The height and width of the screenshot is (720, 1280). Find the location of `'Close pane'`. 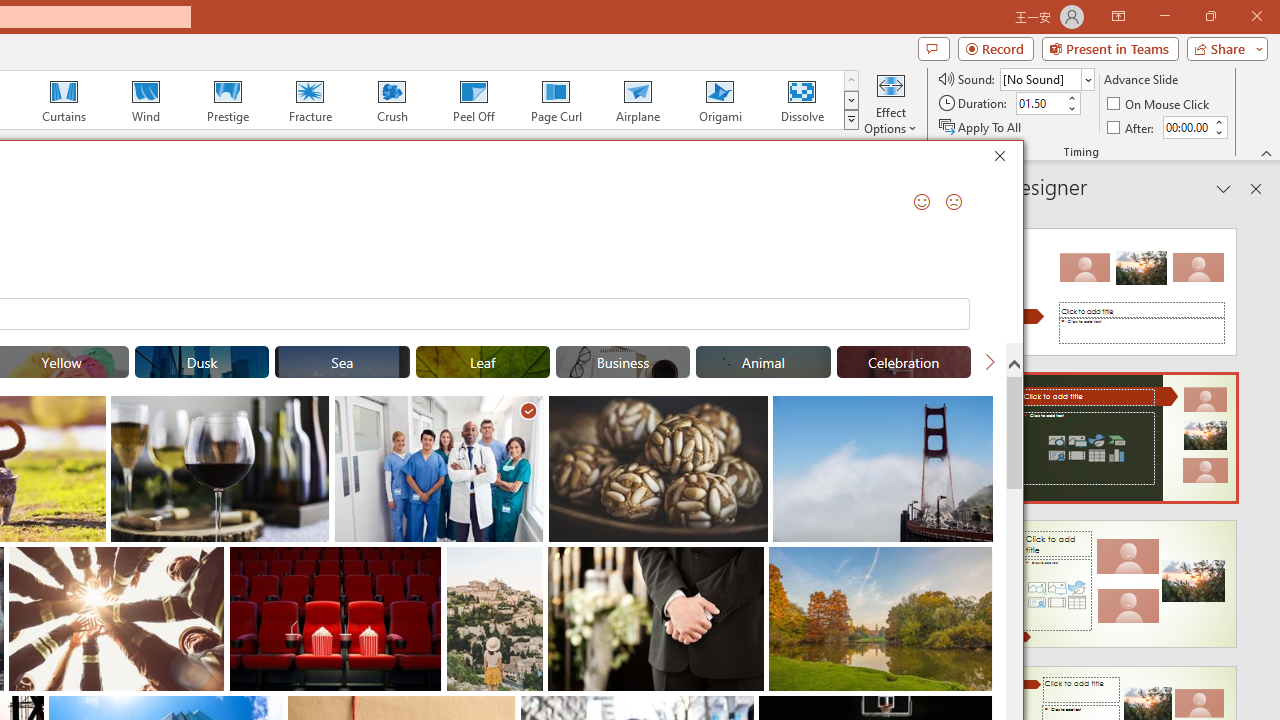

'Close pane' is located at coordinates (1255, 189).